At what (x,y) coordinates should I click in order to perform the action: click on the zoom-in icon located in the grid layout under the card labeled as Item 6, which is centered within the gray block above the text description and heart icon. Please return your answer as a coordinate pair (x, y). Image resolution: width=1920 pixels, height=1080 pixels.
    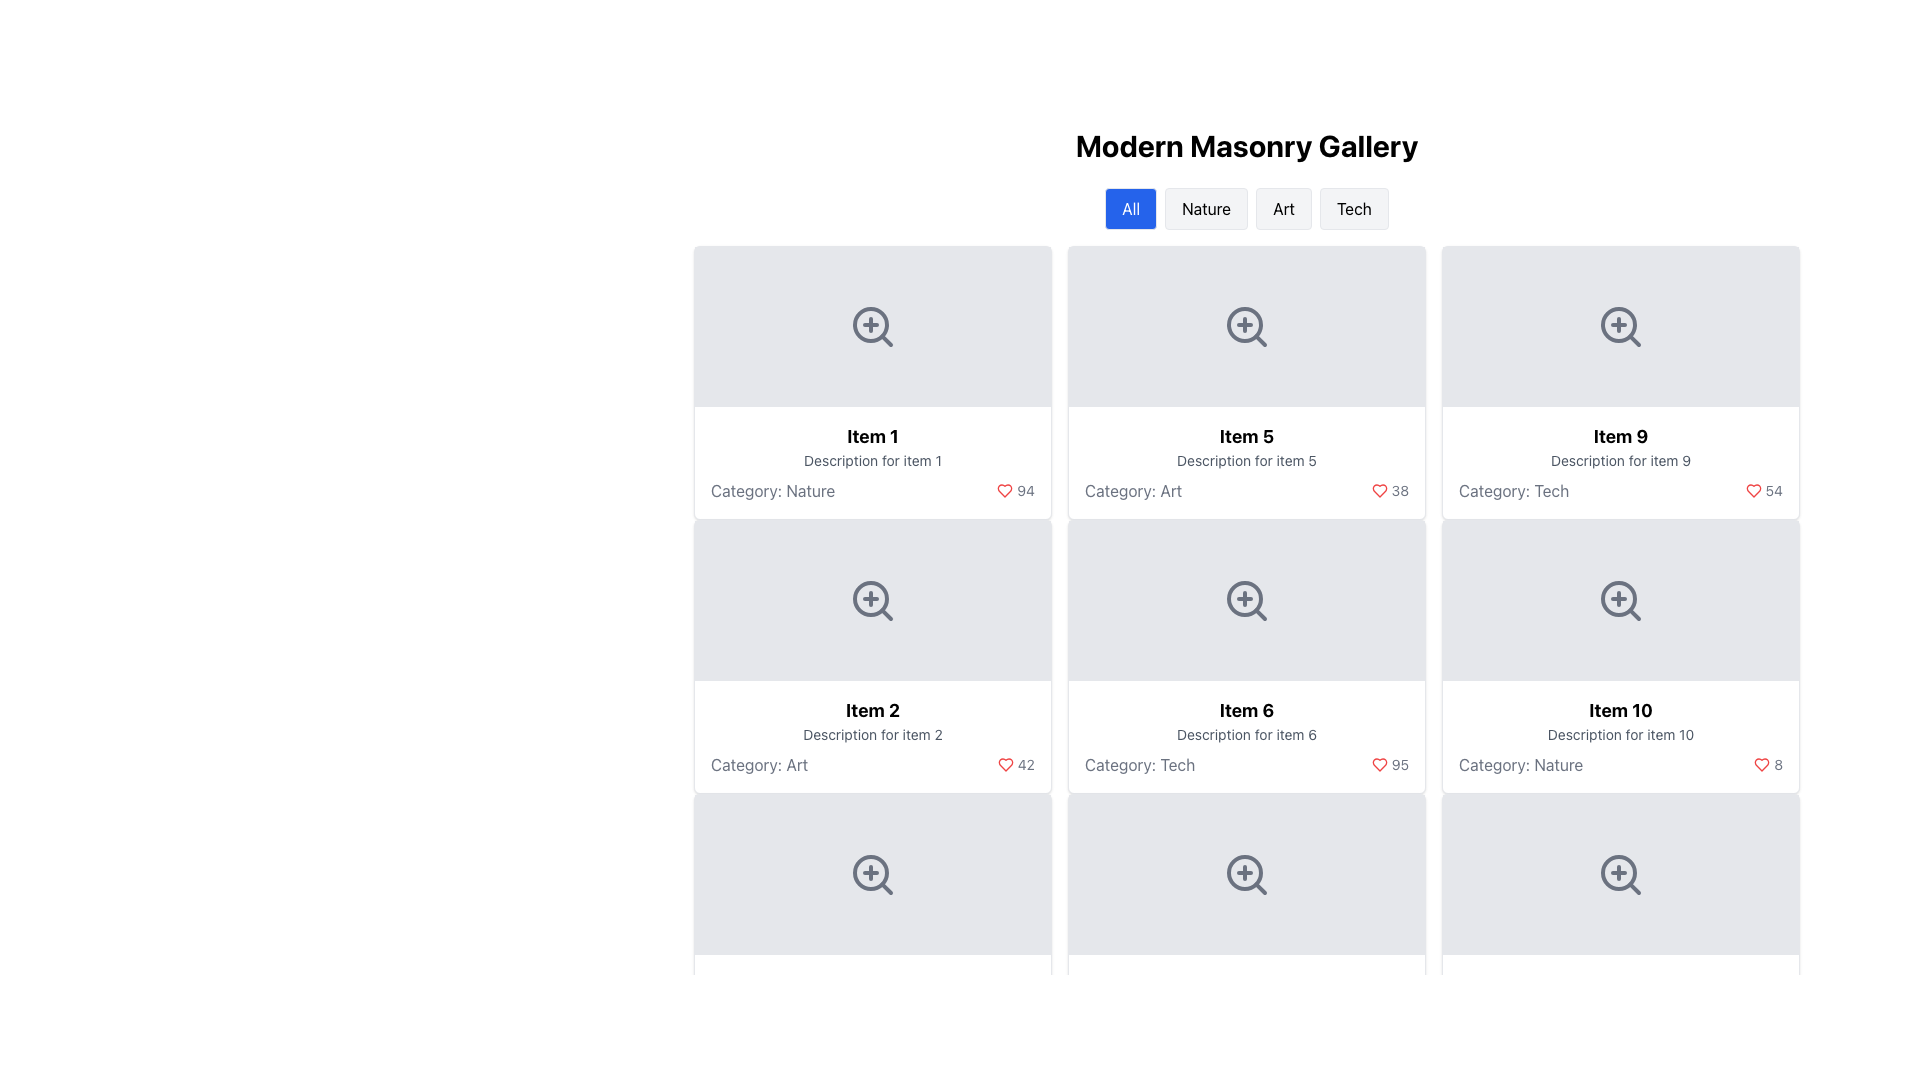
    Looking at the image, I should click on (1246, 874).